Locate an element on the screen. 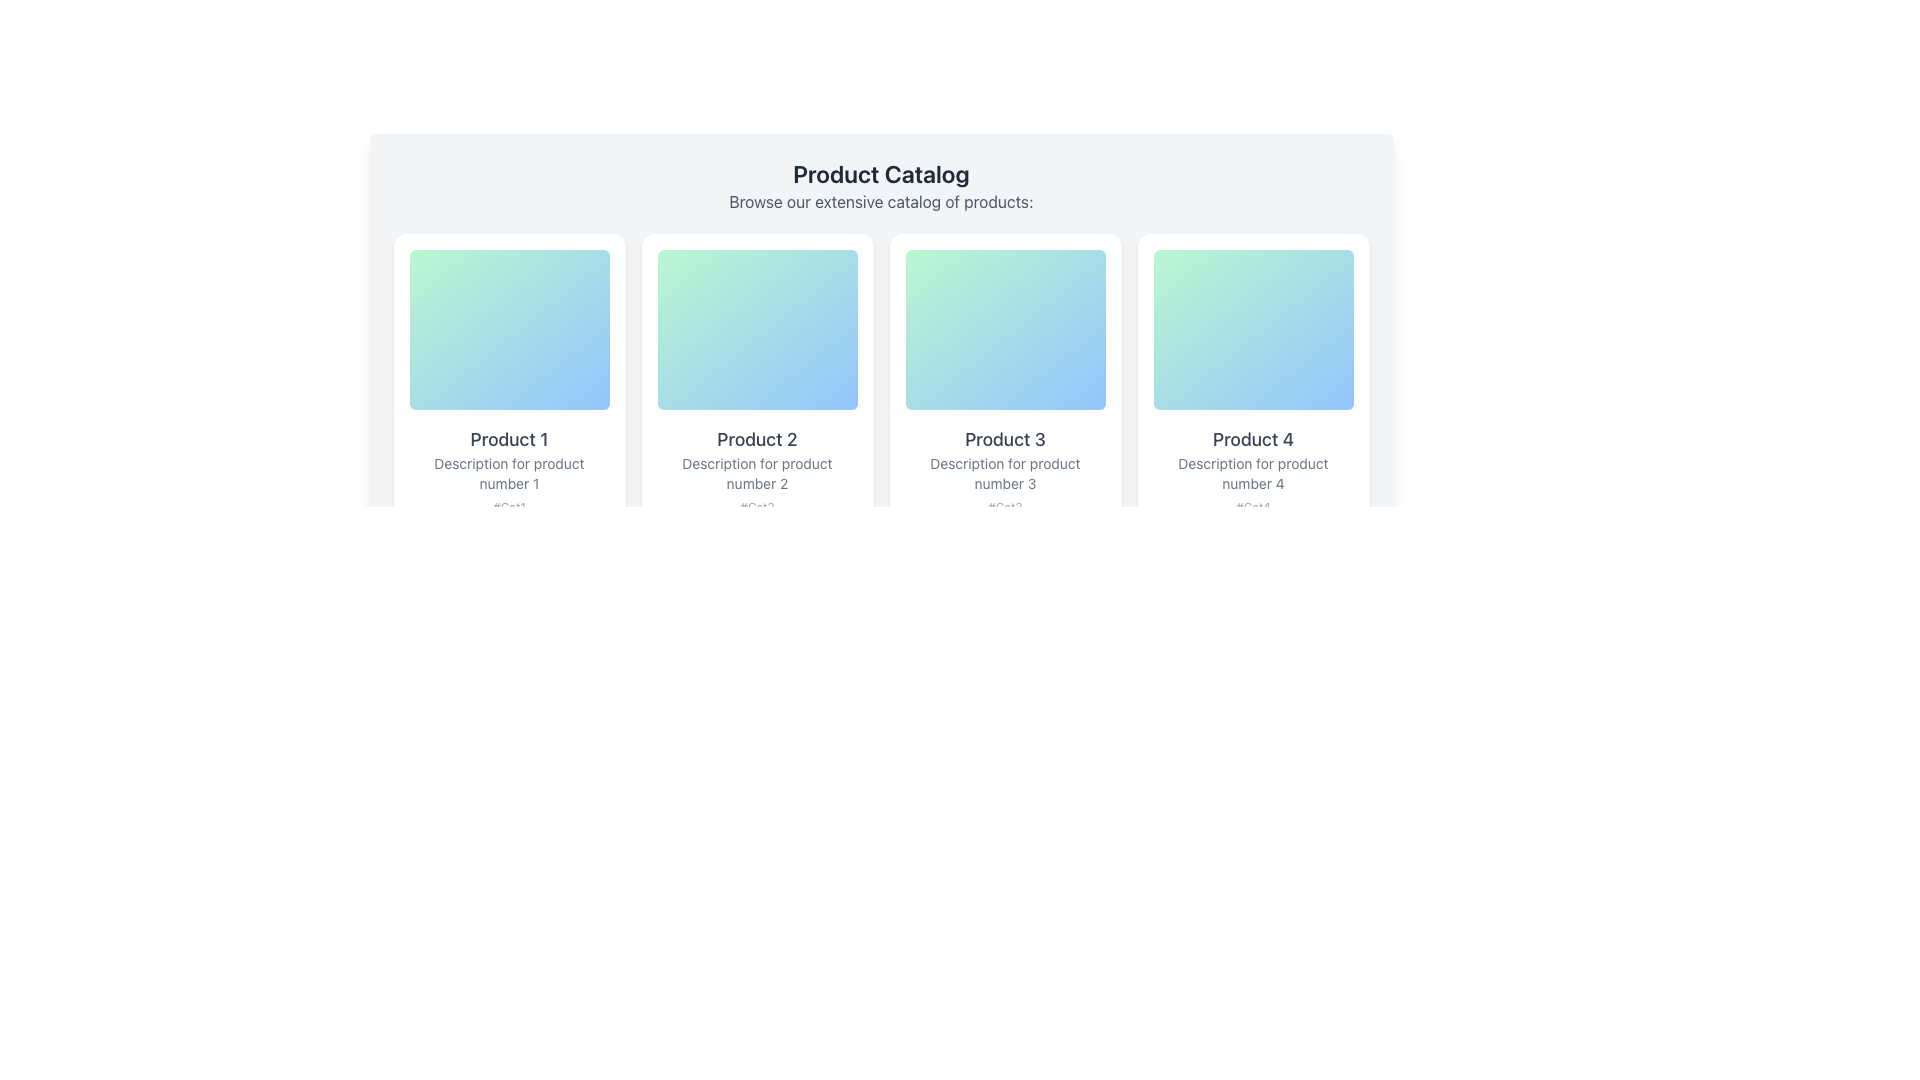  the Text Label element stating 'Description for product number 4', which is located below 'Product 4' and above '#Cat4', in the Product Catalog section is located at coordinates (1252, 474).